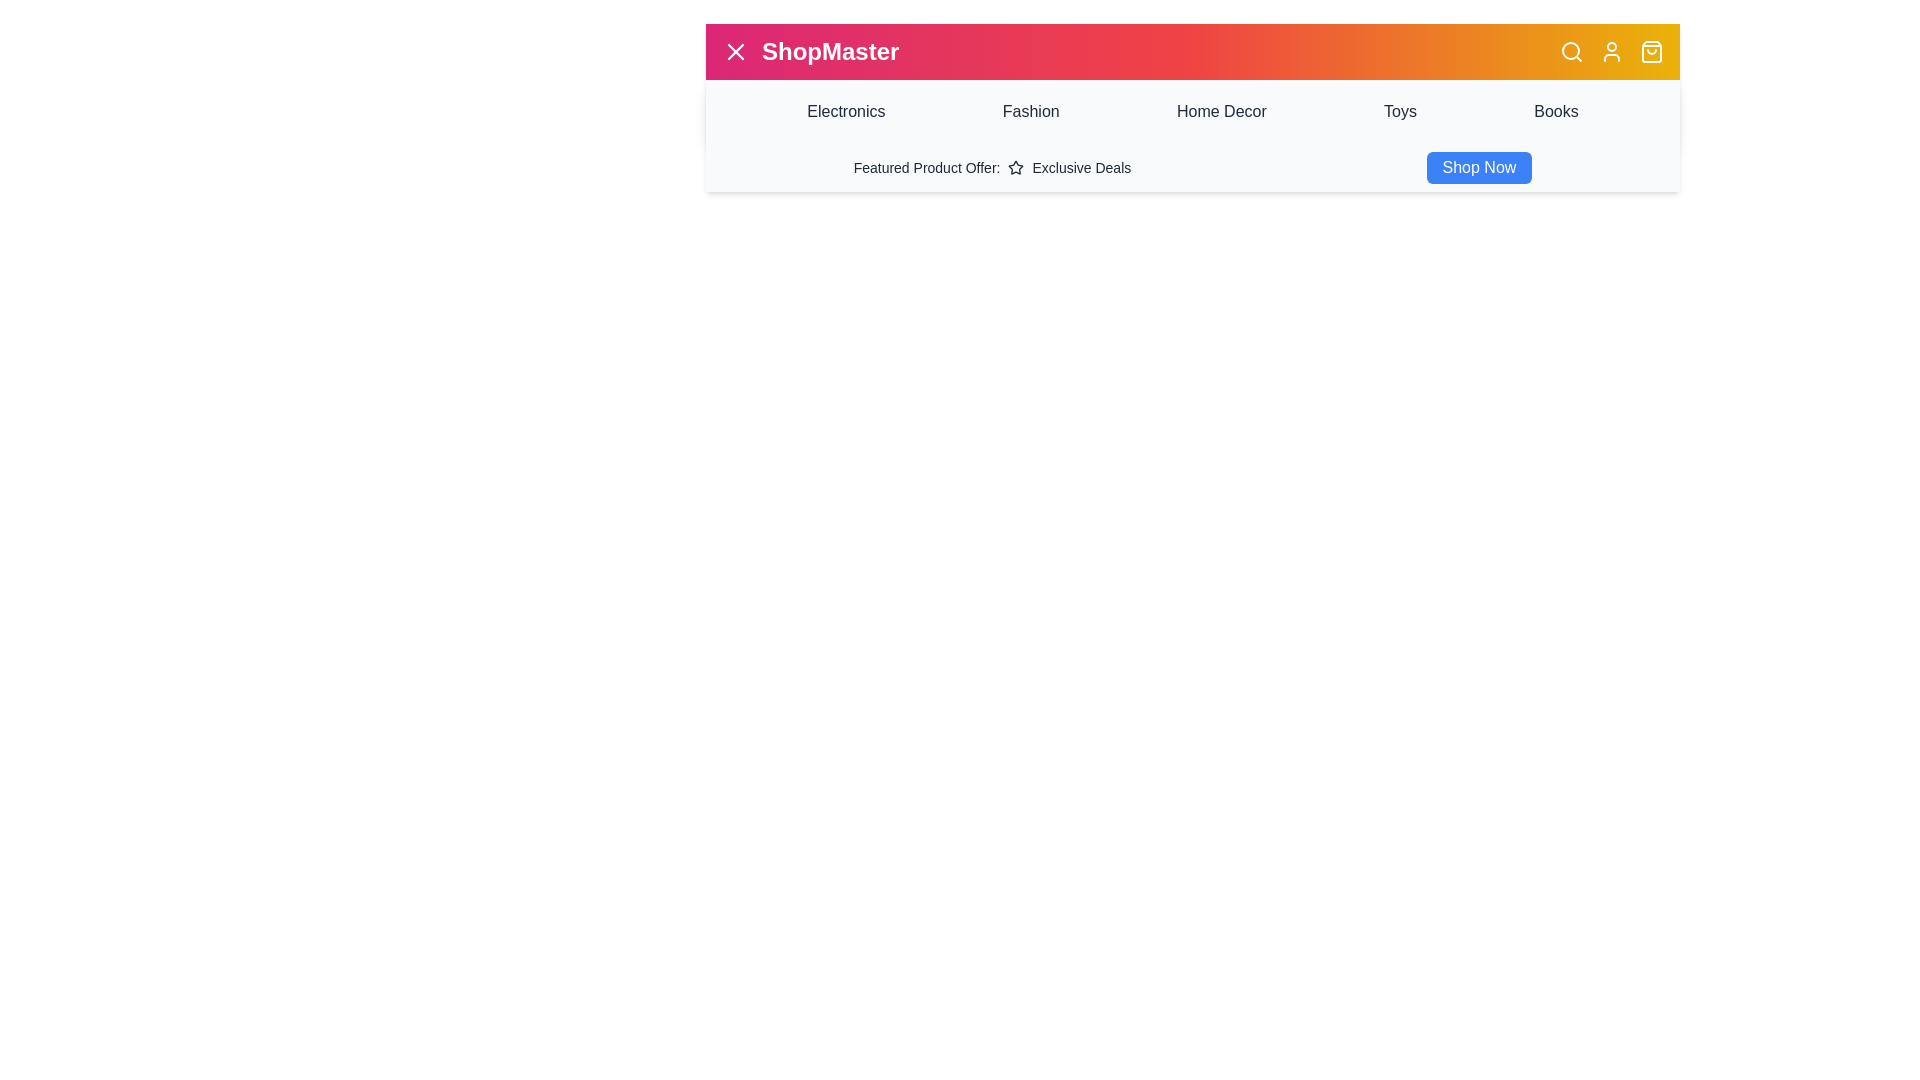 The height and width of the screenshot is (1080, 1920). I want to click on the menu button to toggle the navigation menu visibility, so click(734, 50).